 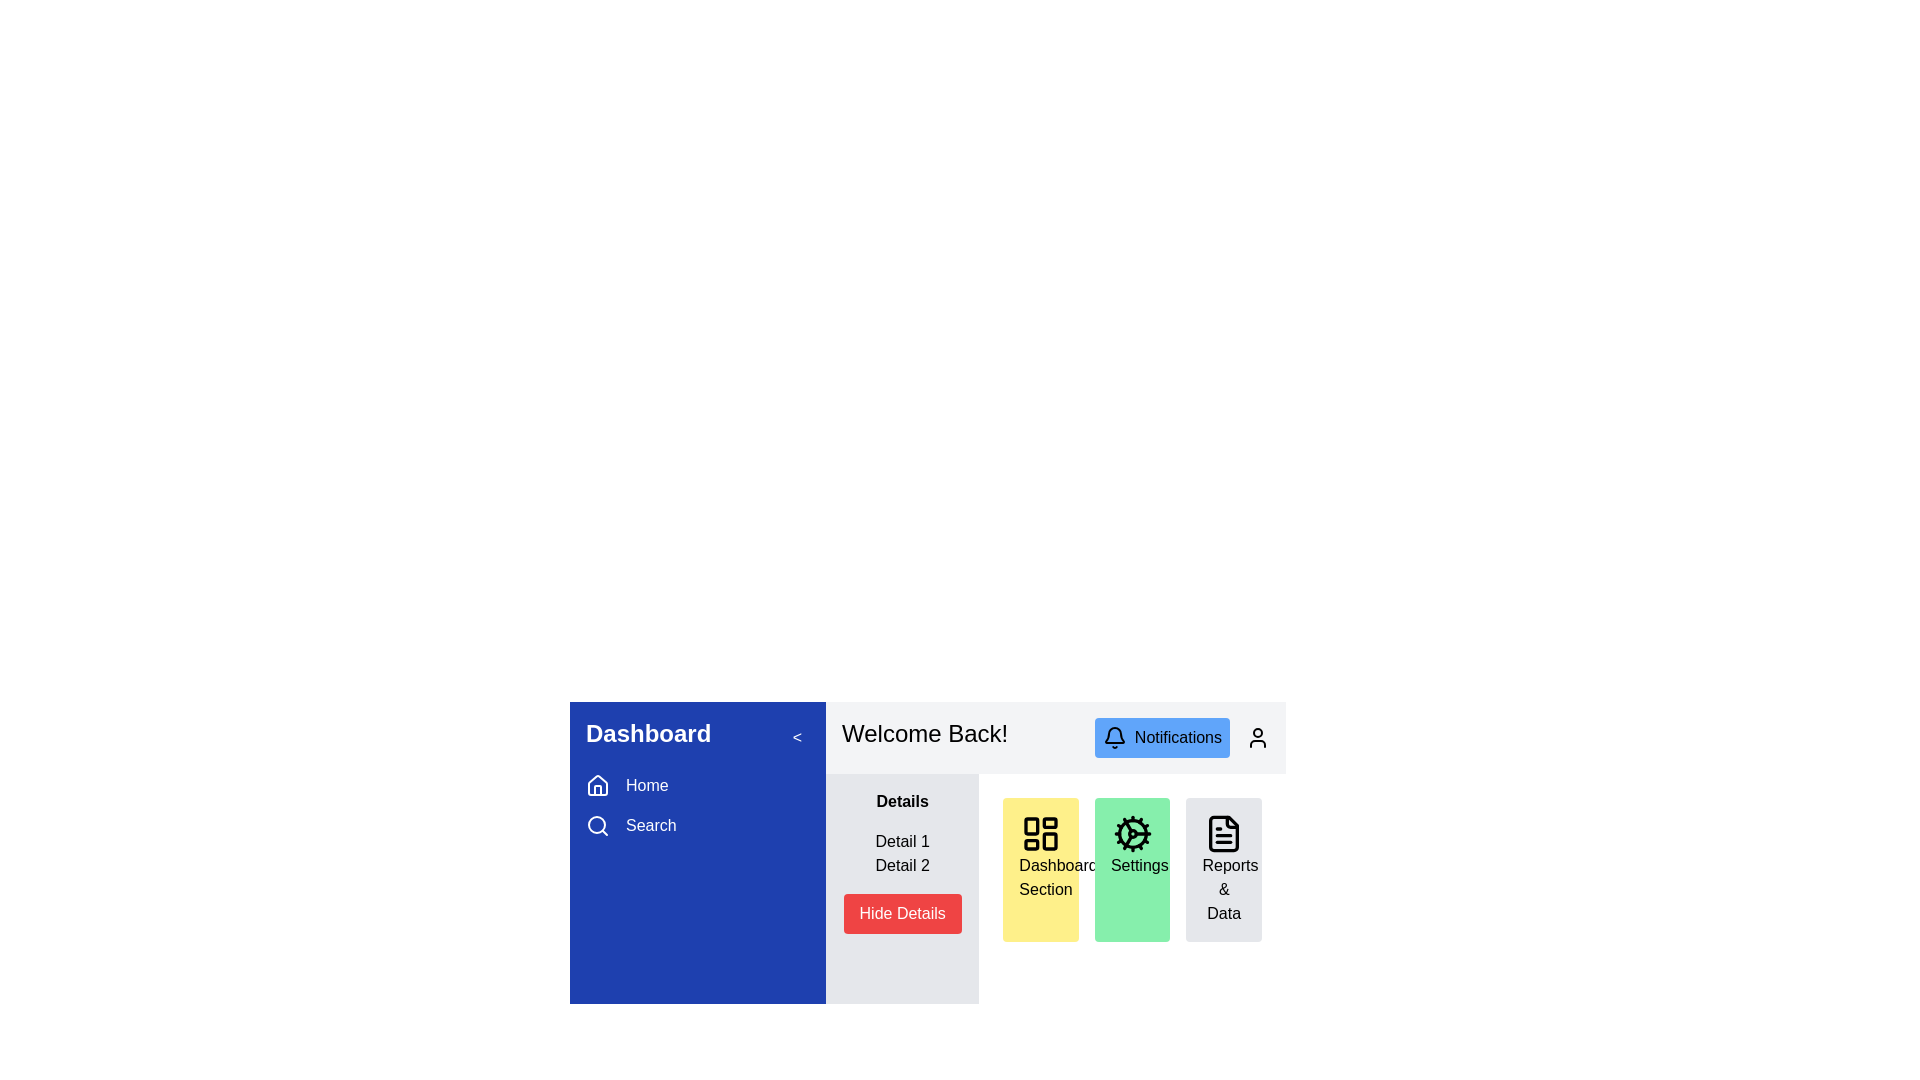 I want to click on the 'Detail 2' label located in the second row of the 'Details' section, so click(x=901, y=865).